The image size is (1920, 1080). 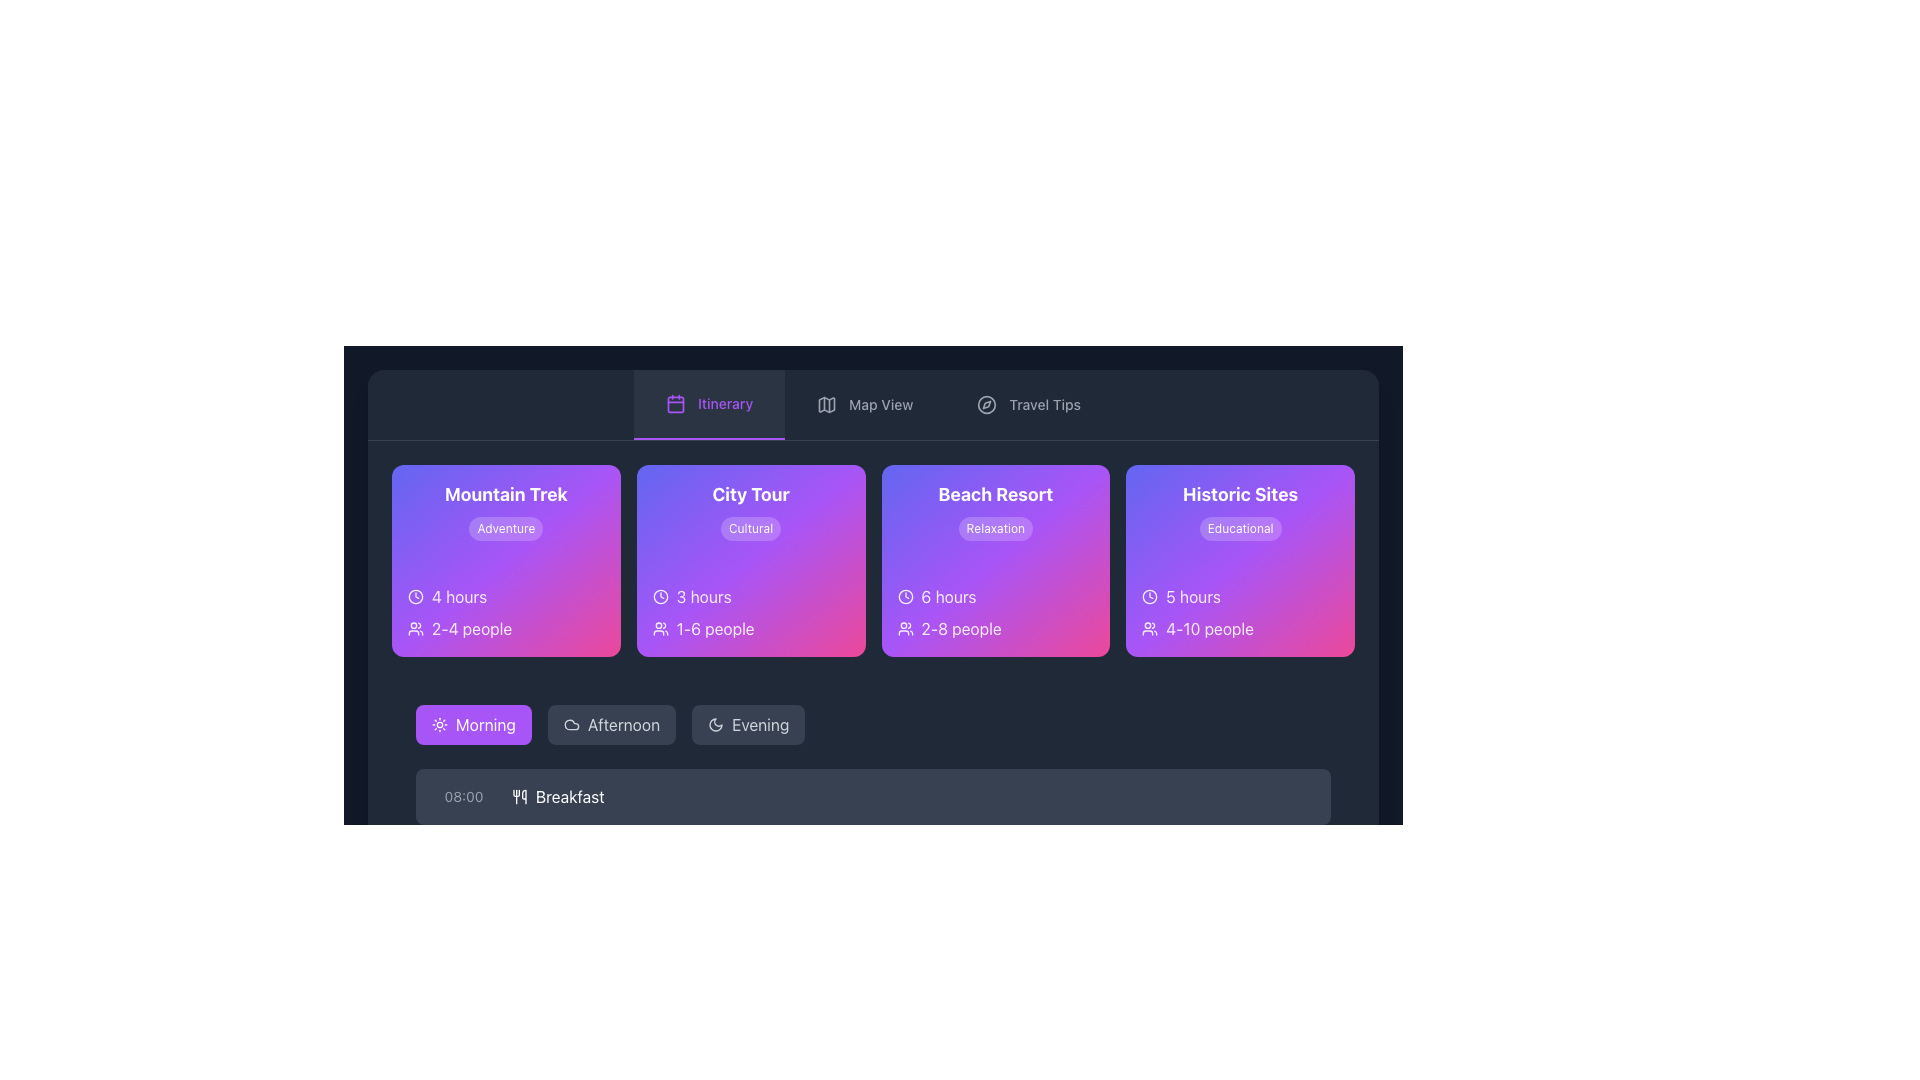 I want to click on the compass icon representing navigation or exploration located to the left of the 'Travel Tips' text in the upper navigation panel, so click(x=987, y=405).